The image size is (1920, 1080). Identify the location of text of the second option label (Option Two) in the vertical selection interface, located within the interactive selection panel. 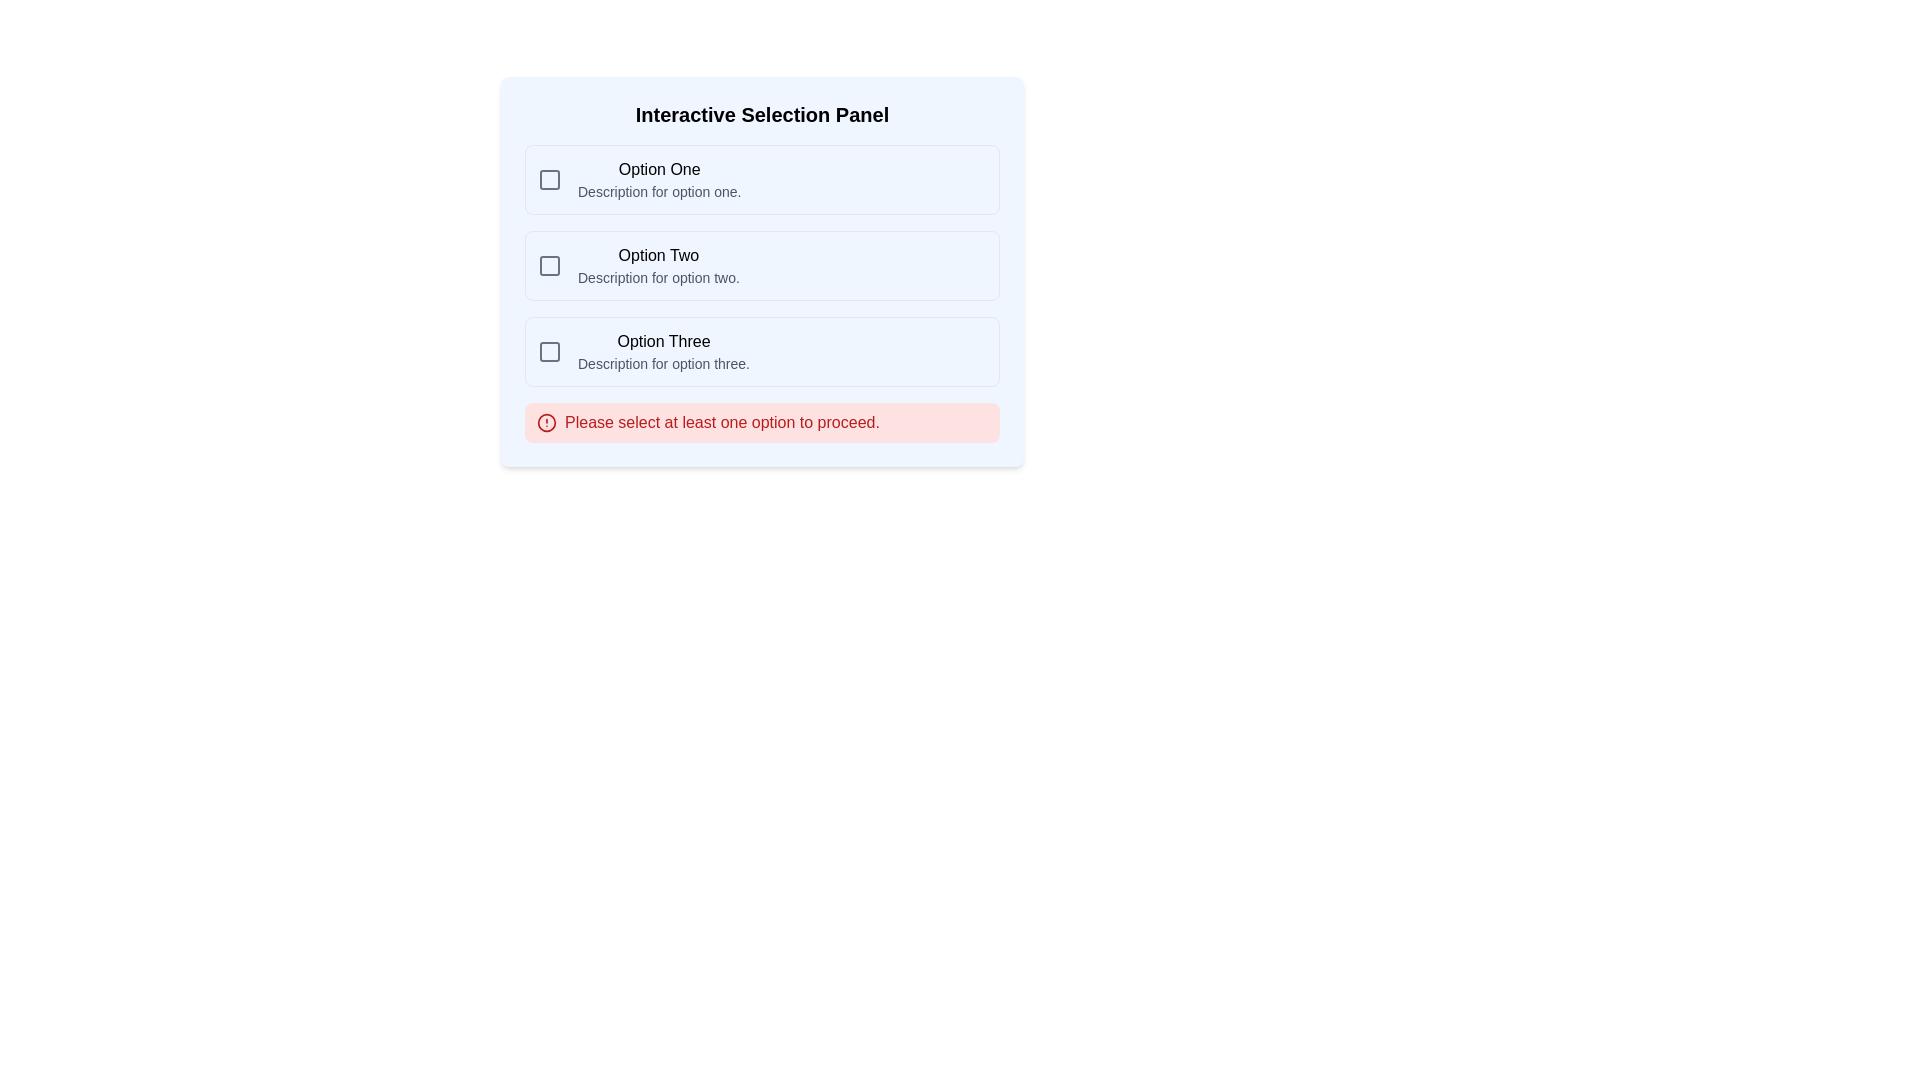
(658, 265).